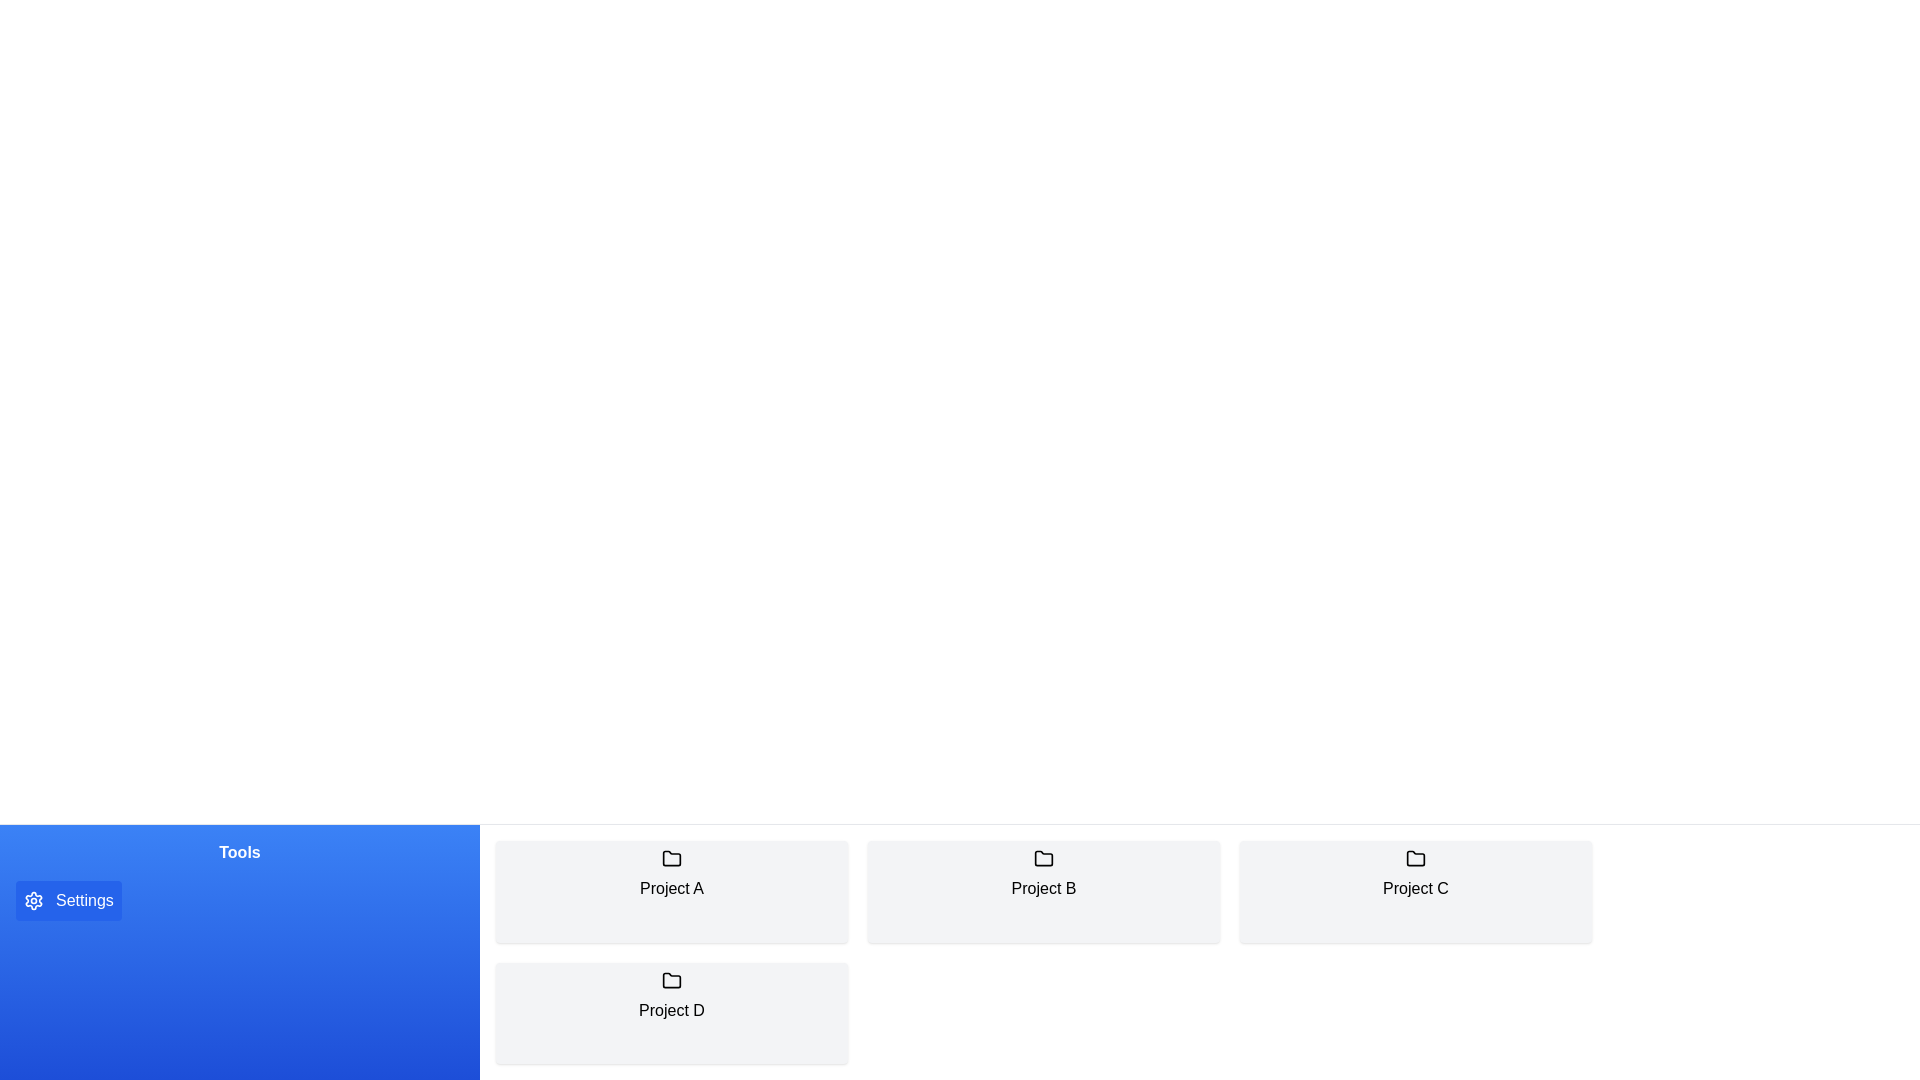 Image resolution: width=1920 pixels, height=1080 pixels. I want to click on the minimalistic black and white folder icon located at the top center of the 'Project D' card, which is the fourth card in the grid layout, so click(672, 978).